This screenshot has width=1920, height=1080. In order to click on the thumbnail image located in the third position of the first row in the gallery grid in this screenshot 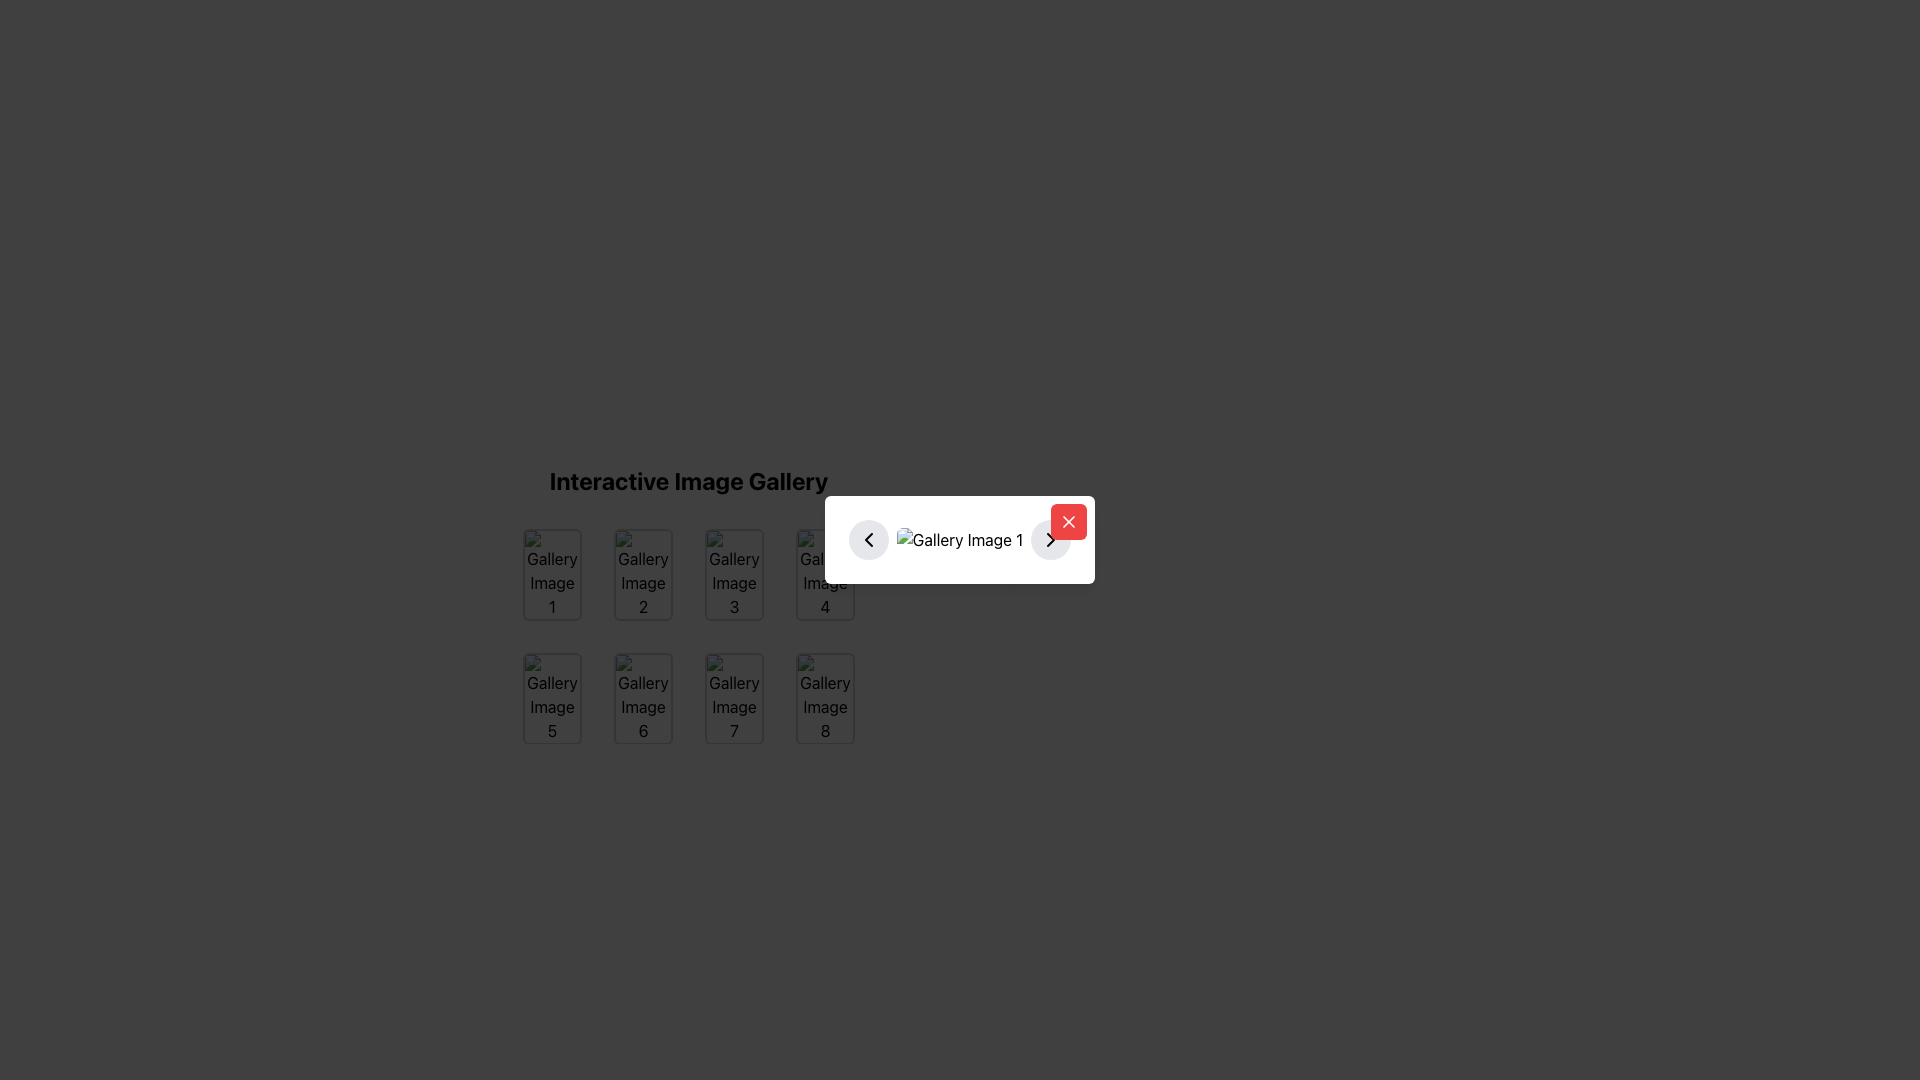, I will do `click(733, 574)`.